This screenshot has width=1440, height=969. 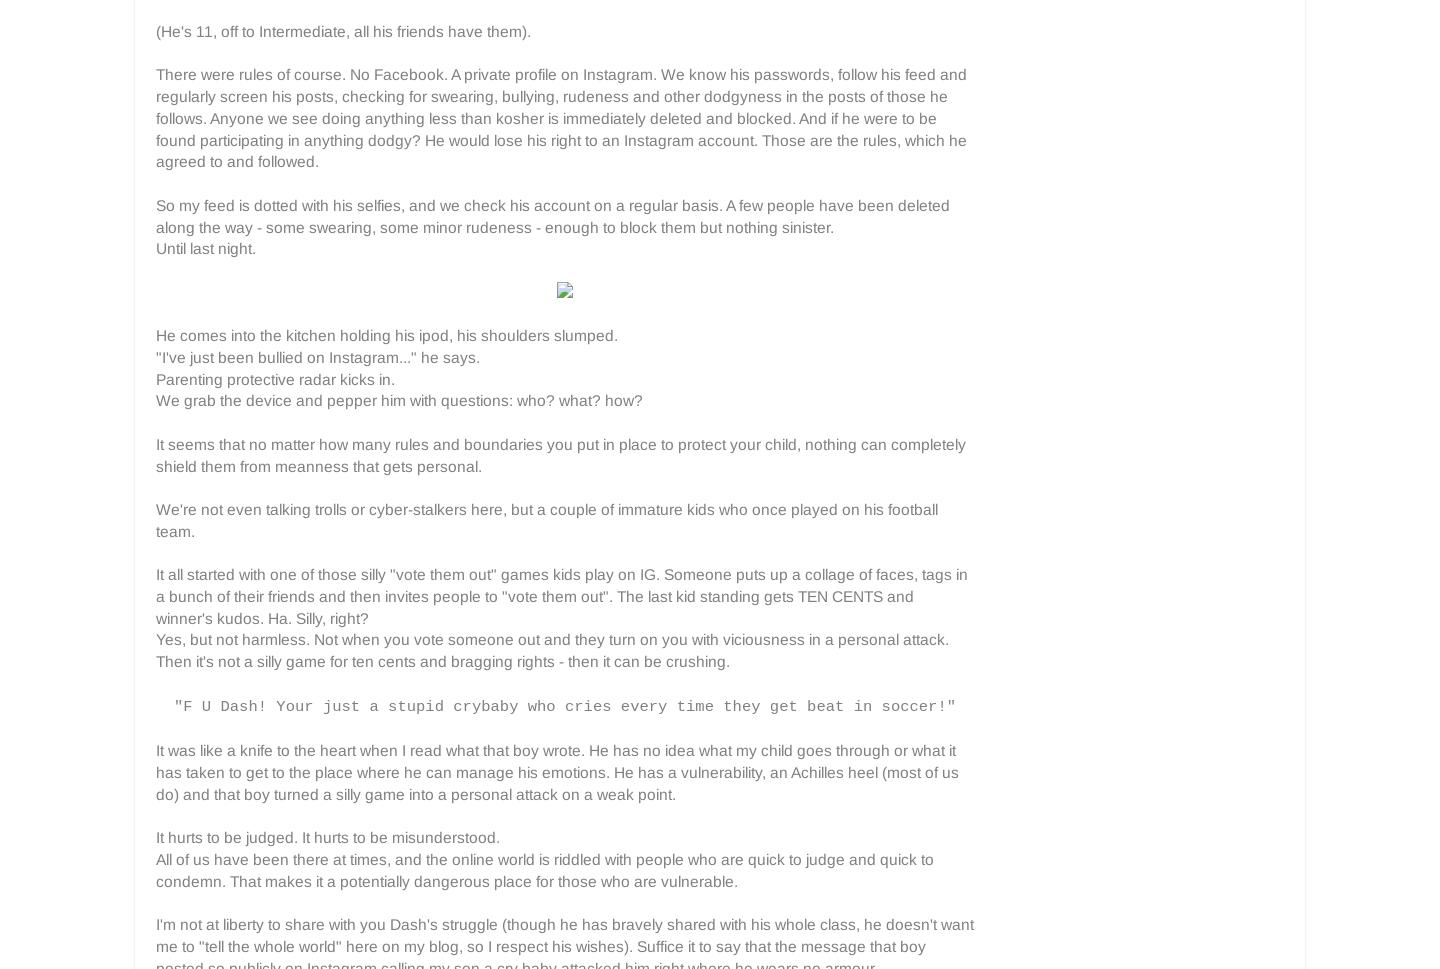 I want to click on 'Until last night.', so click(x=206, y=247).